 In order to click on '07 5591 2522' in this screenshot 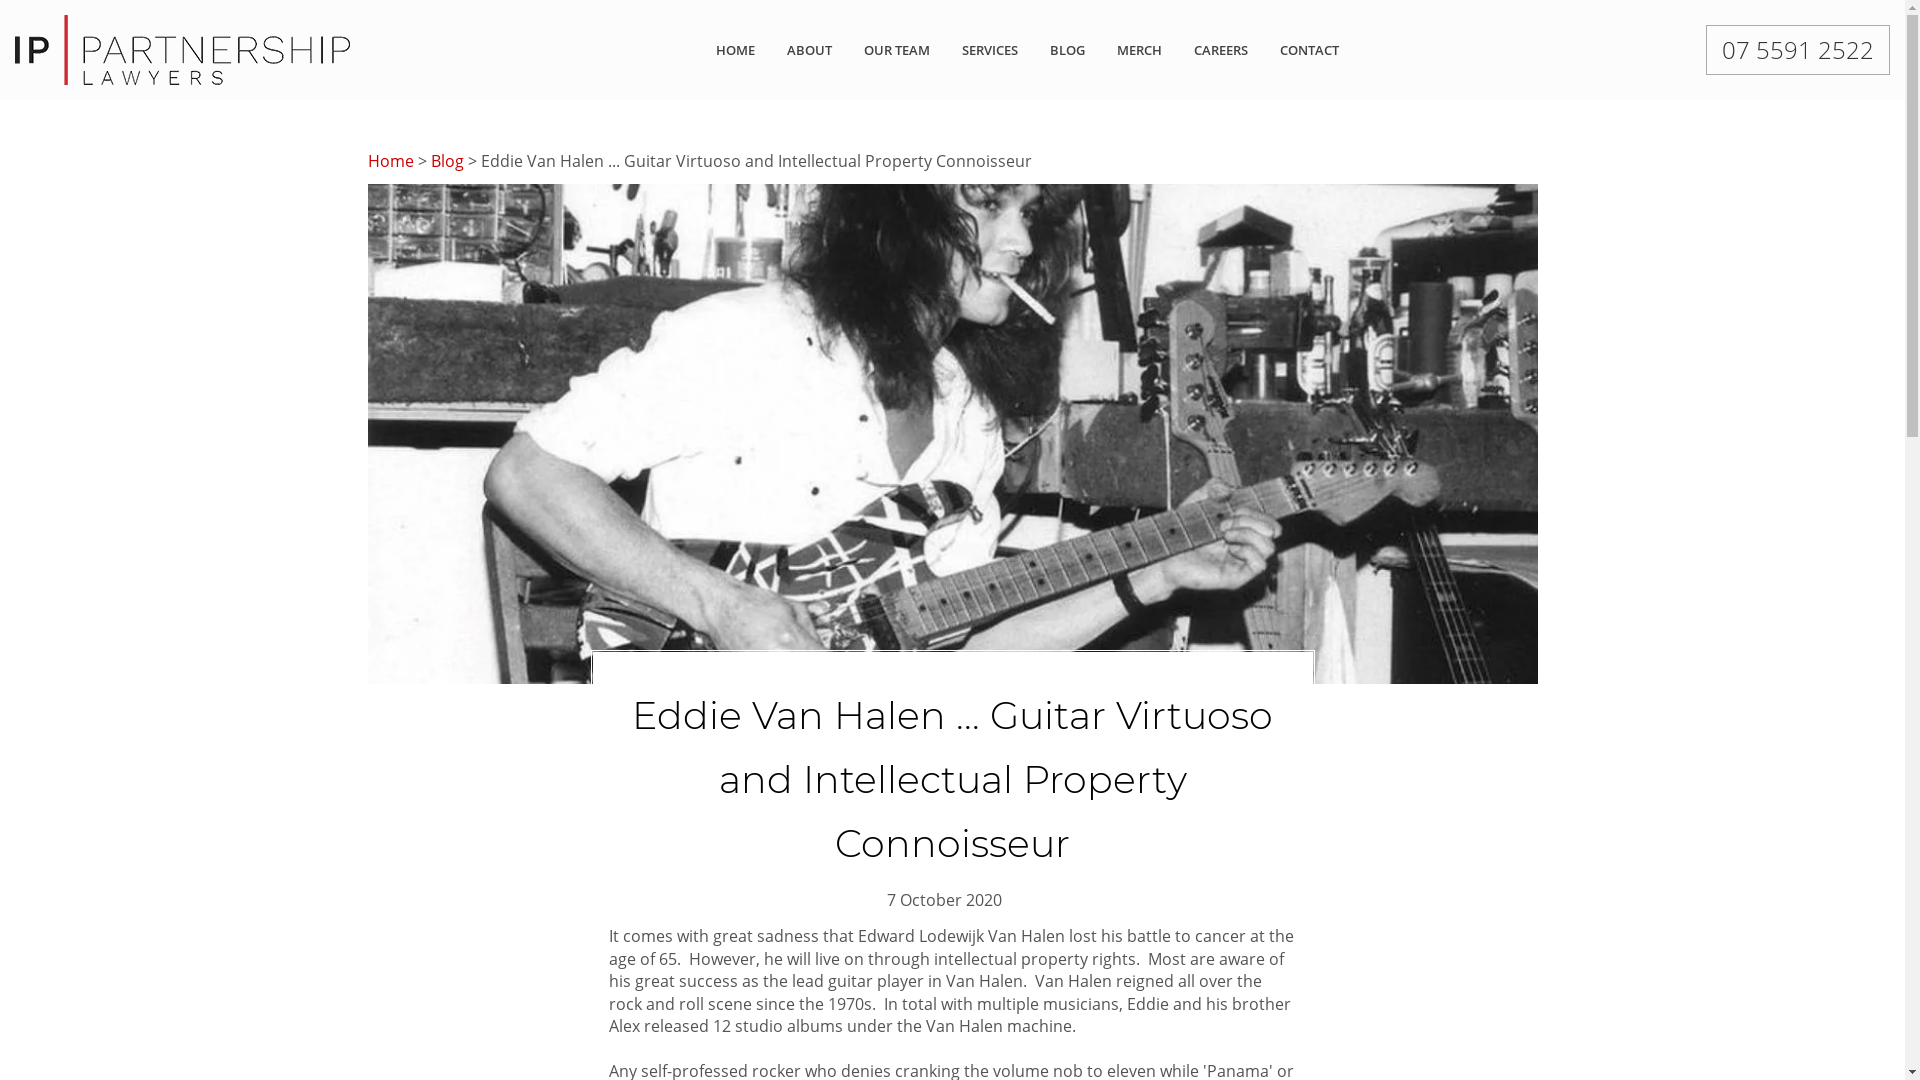, I will do `click(1798, 49)`.